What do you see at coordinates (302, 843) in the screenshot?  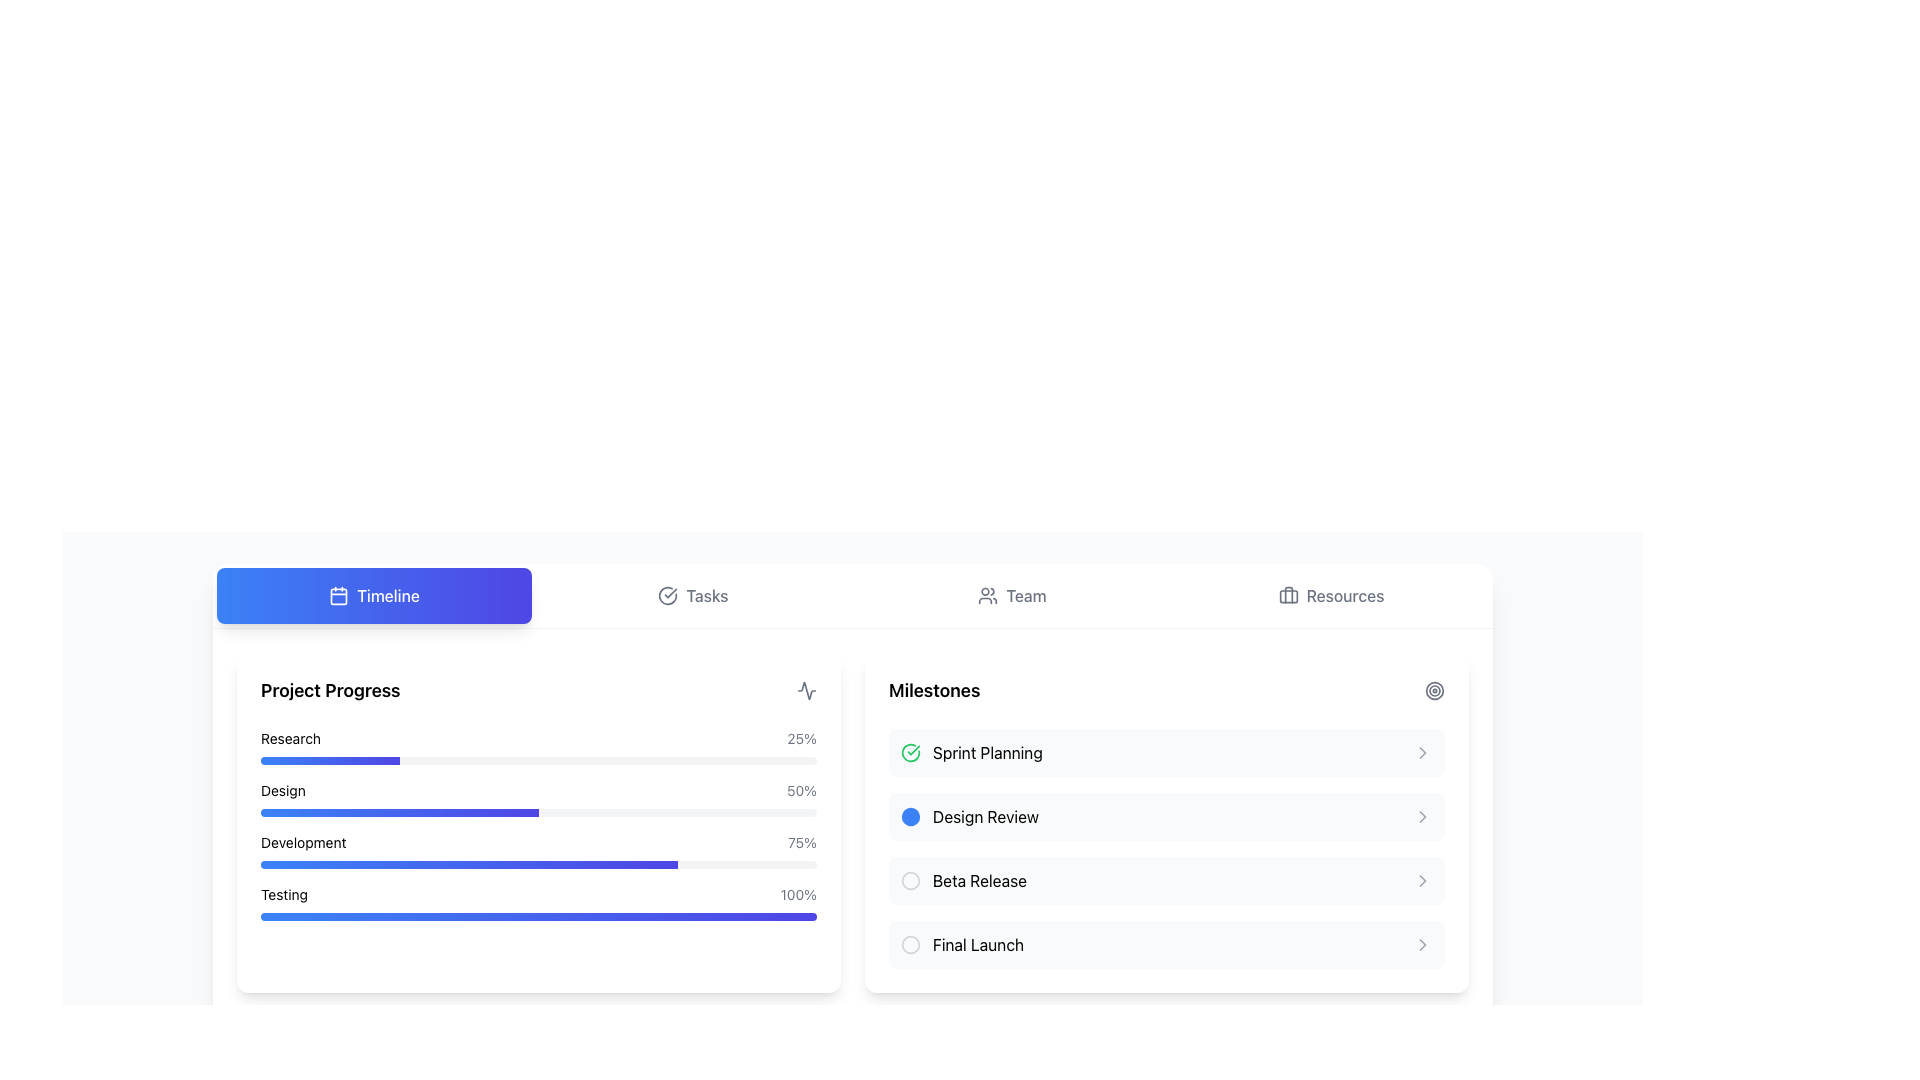 I see `the 'Project Progress' text label` at bounding box center [302, 843].